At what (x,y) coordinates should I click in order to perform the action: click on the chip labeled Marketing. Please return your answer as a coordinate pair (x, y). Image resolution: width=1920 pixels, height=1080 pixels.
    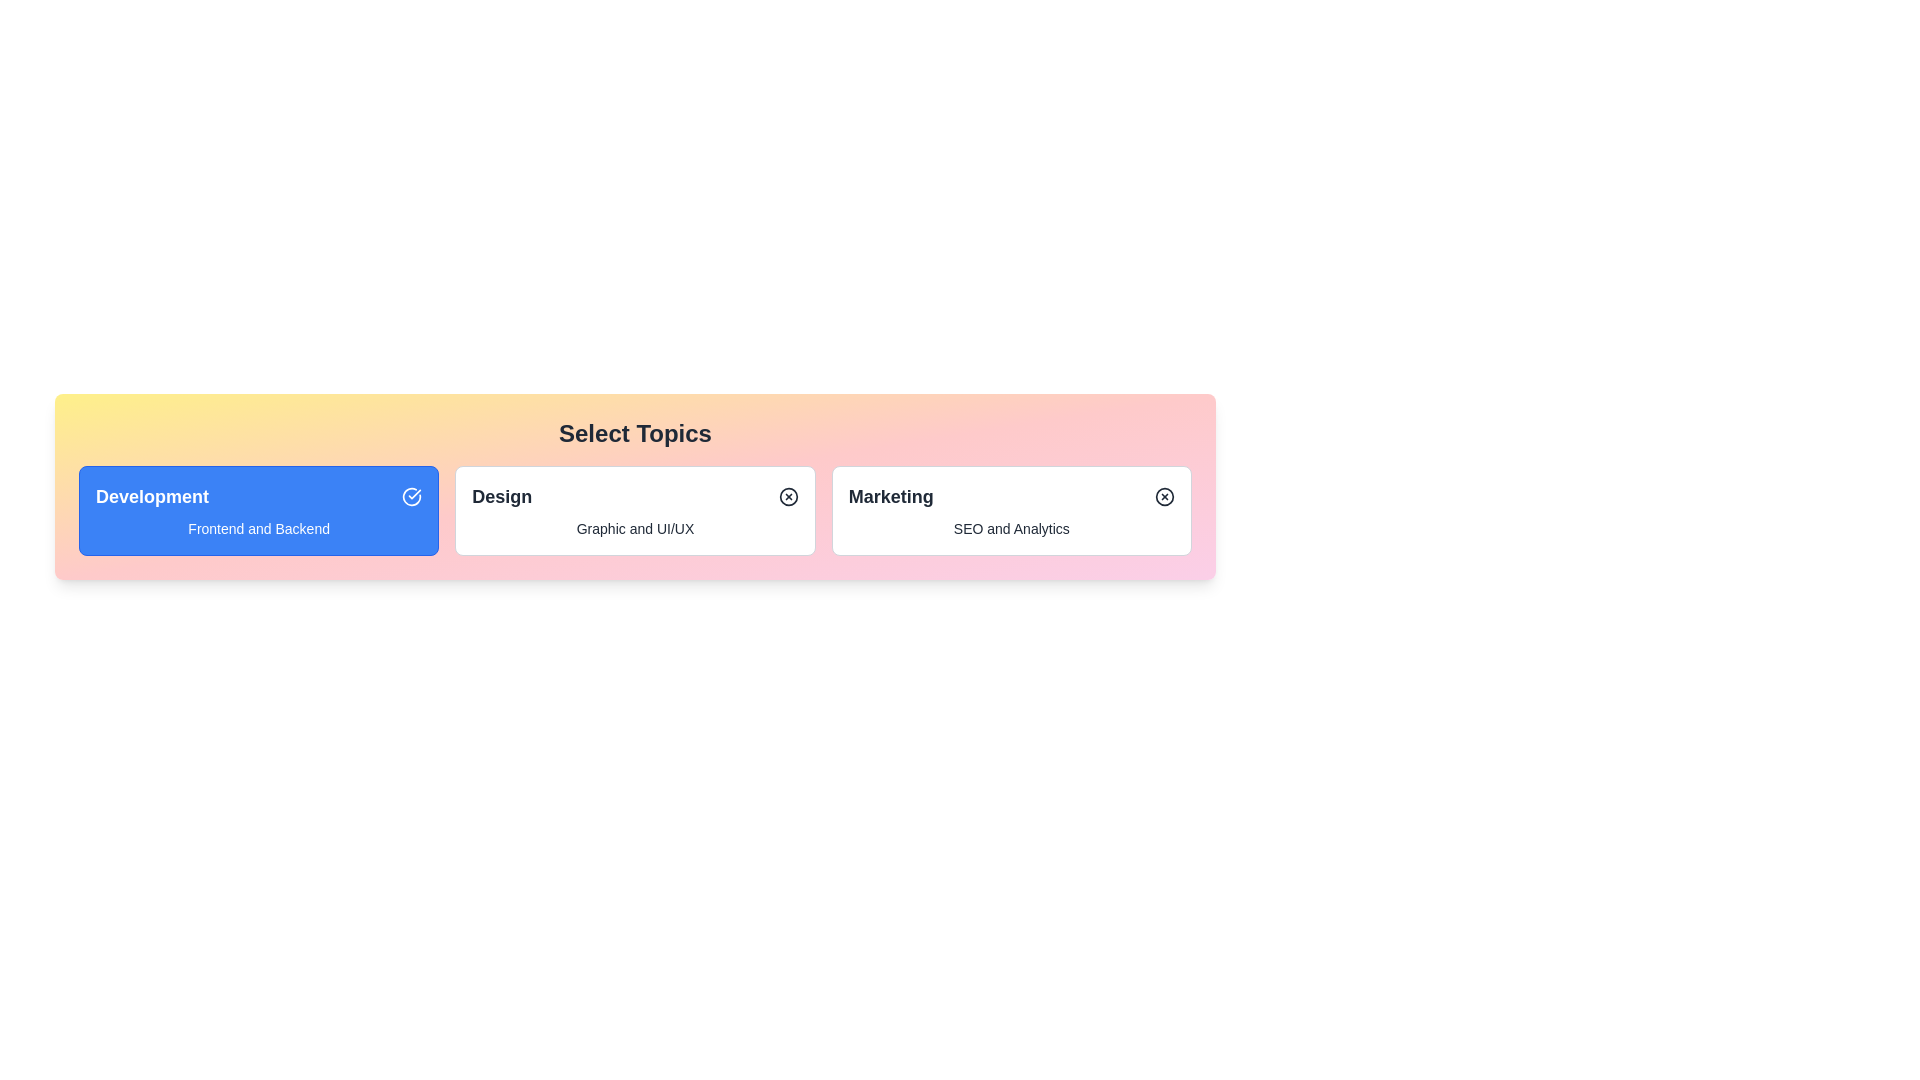
    Looking at the image, I should click on (1011, 509).